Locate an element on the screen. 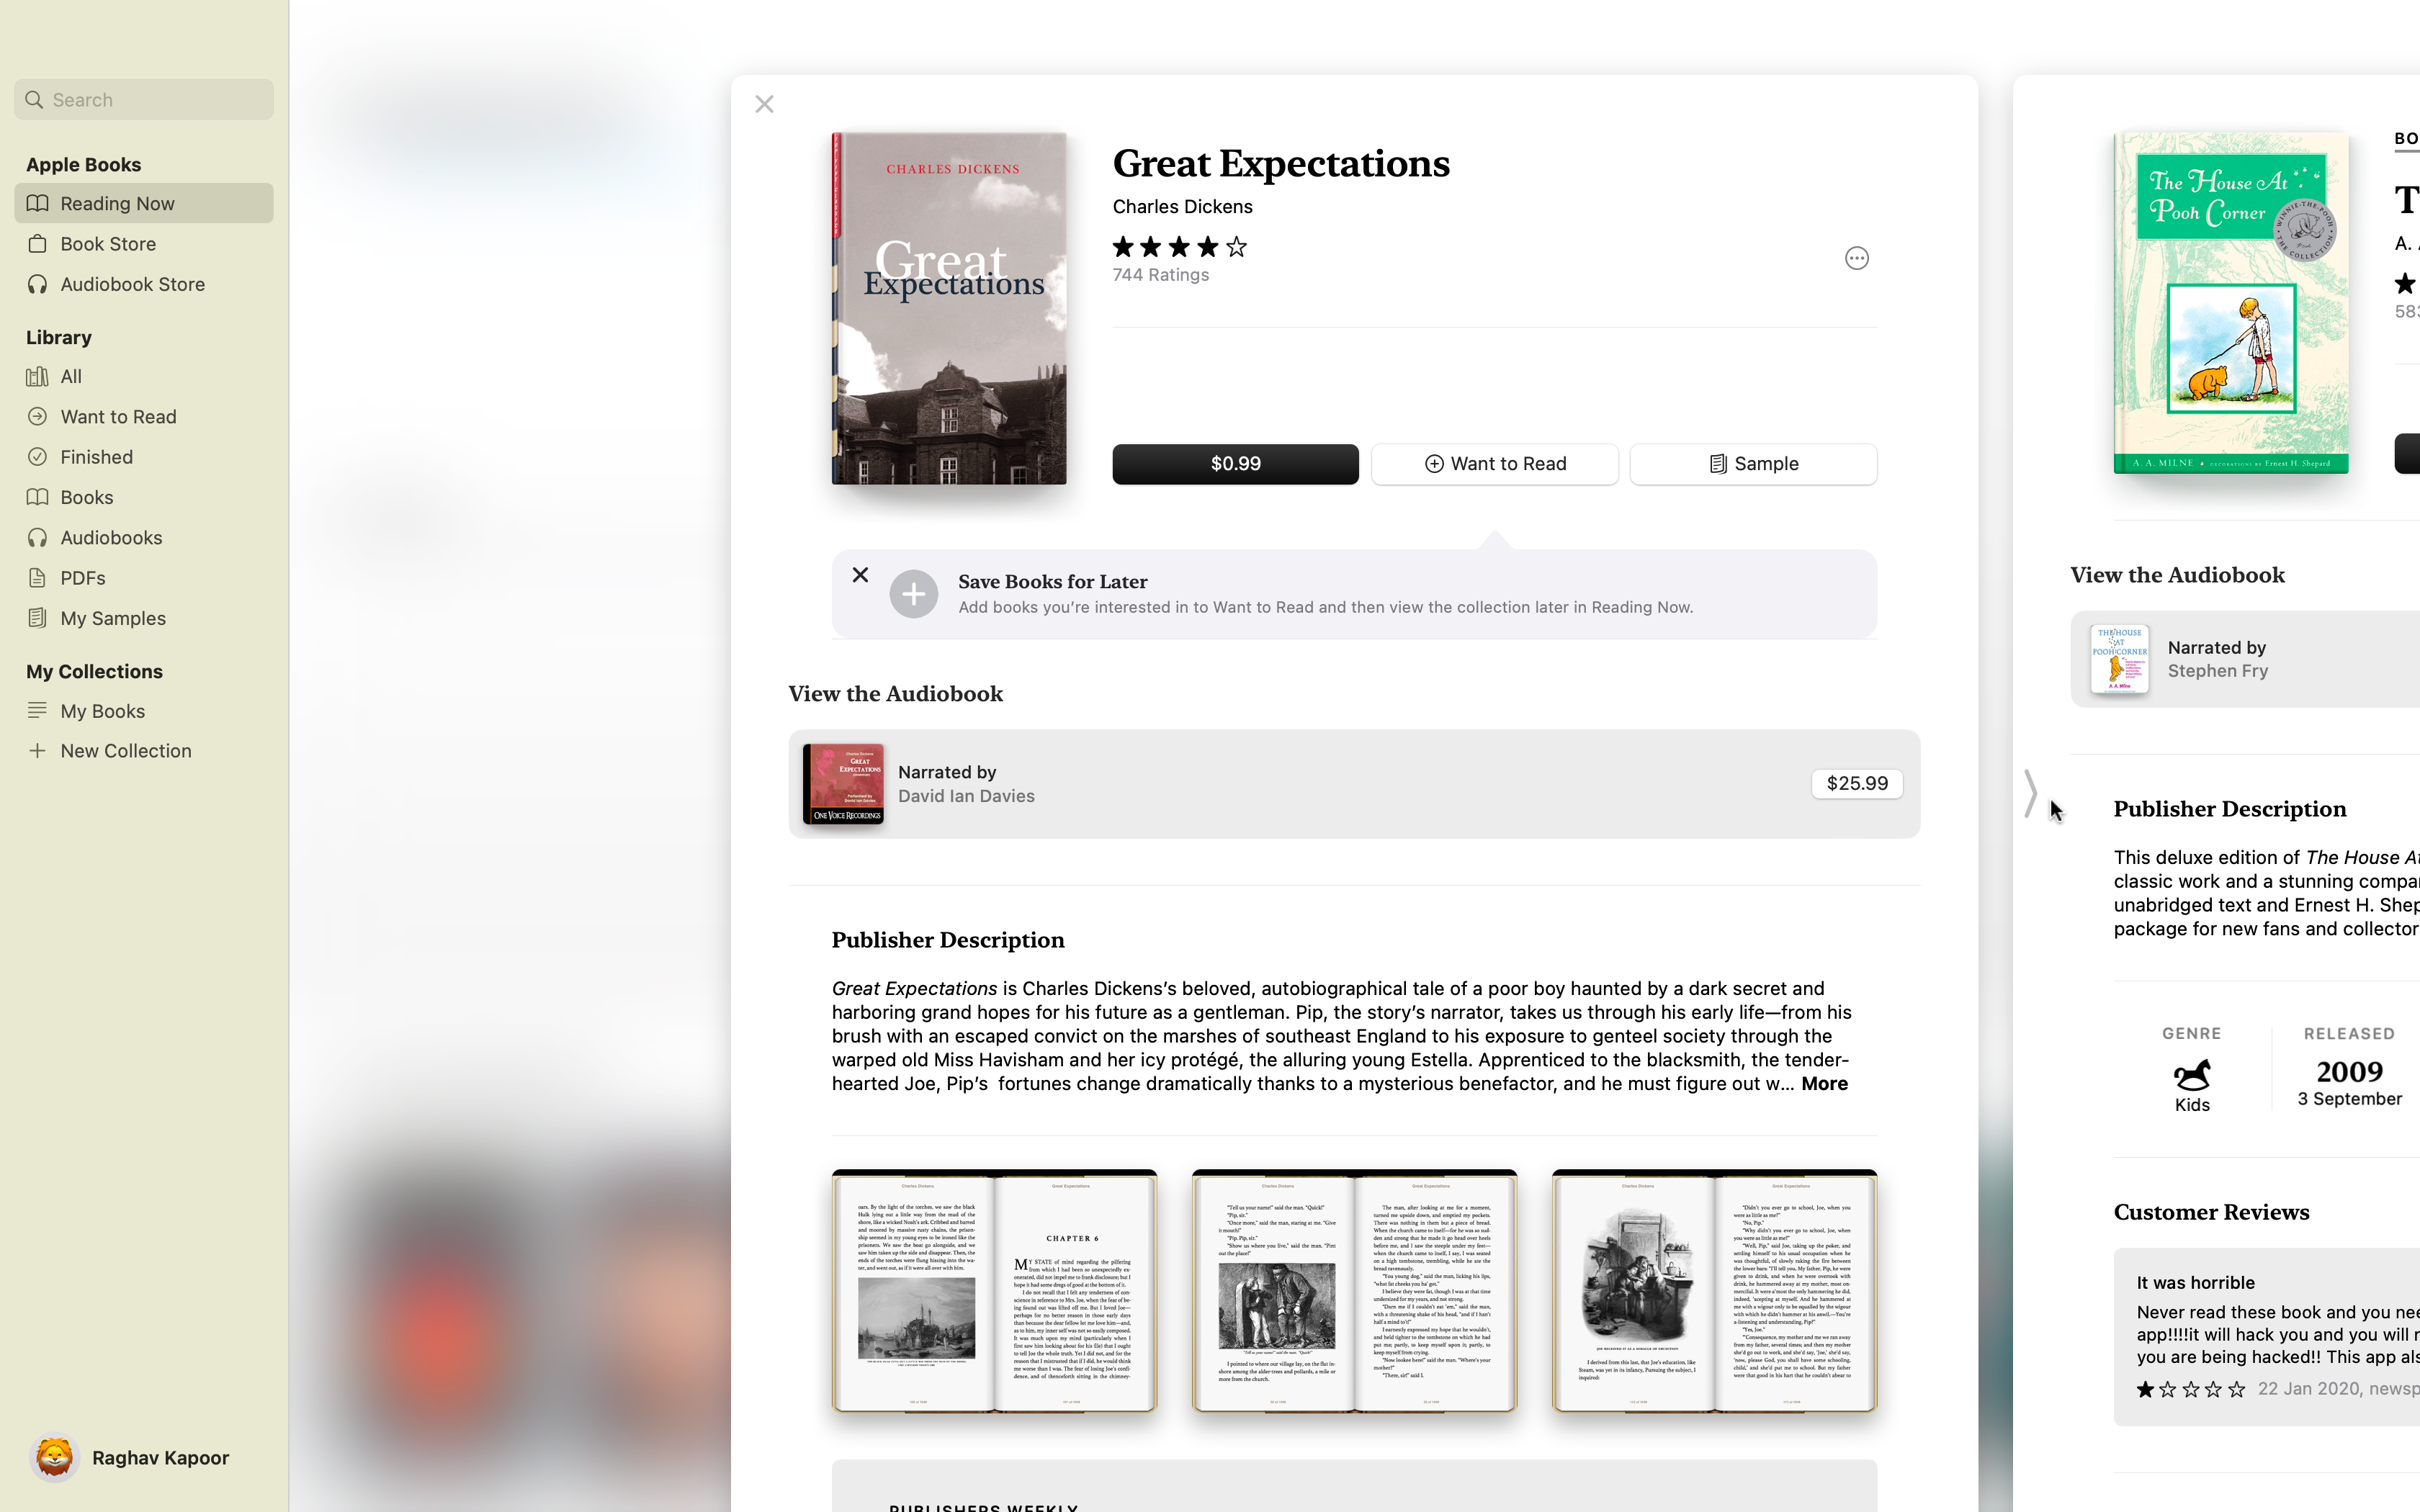  Scroll down to read reader reviews about the book is located at coordinates (4549600, 1669248).